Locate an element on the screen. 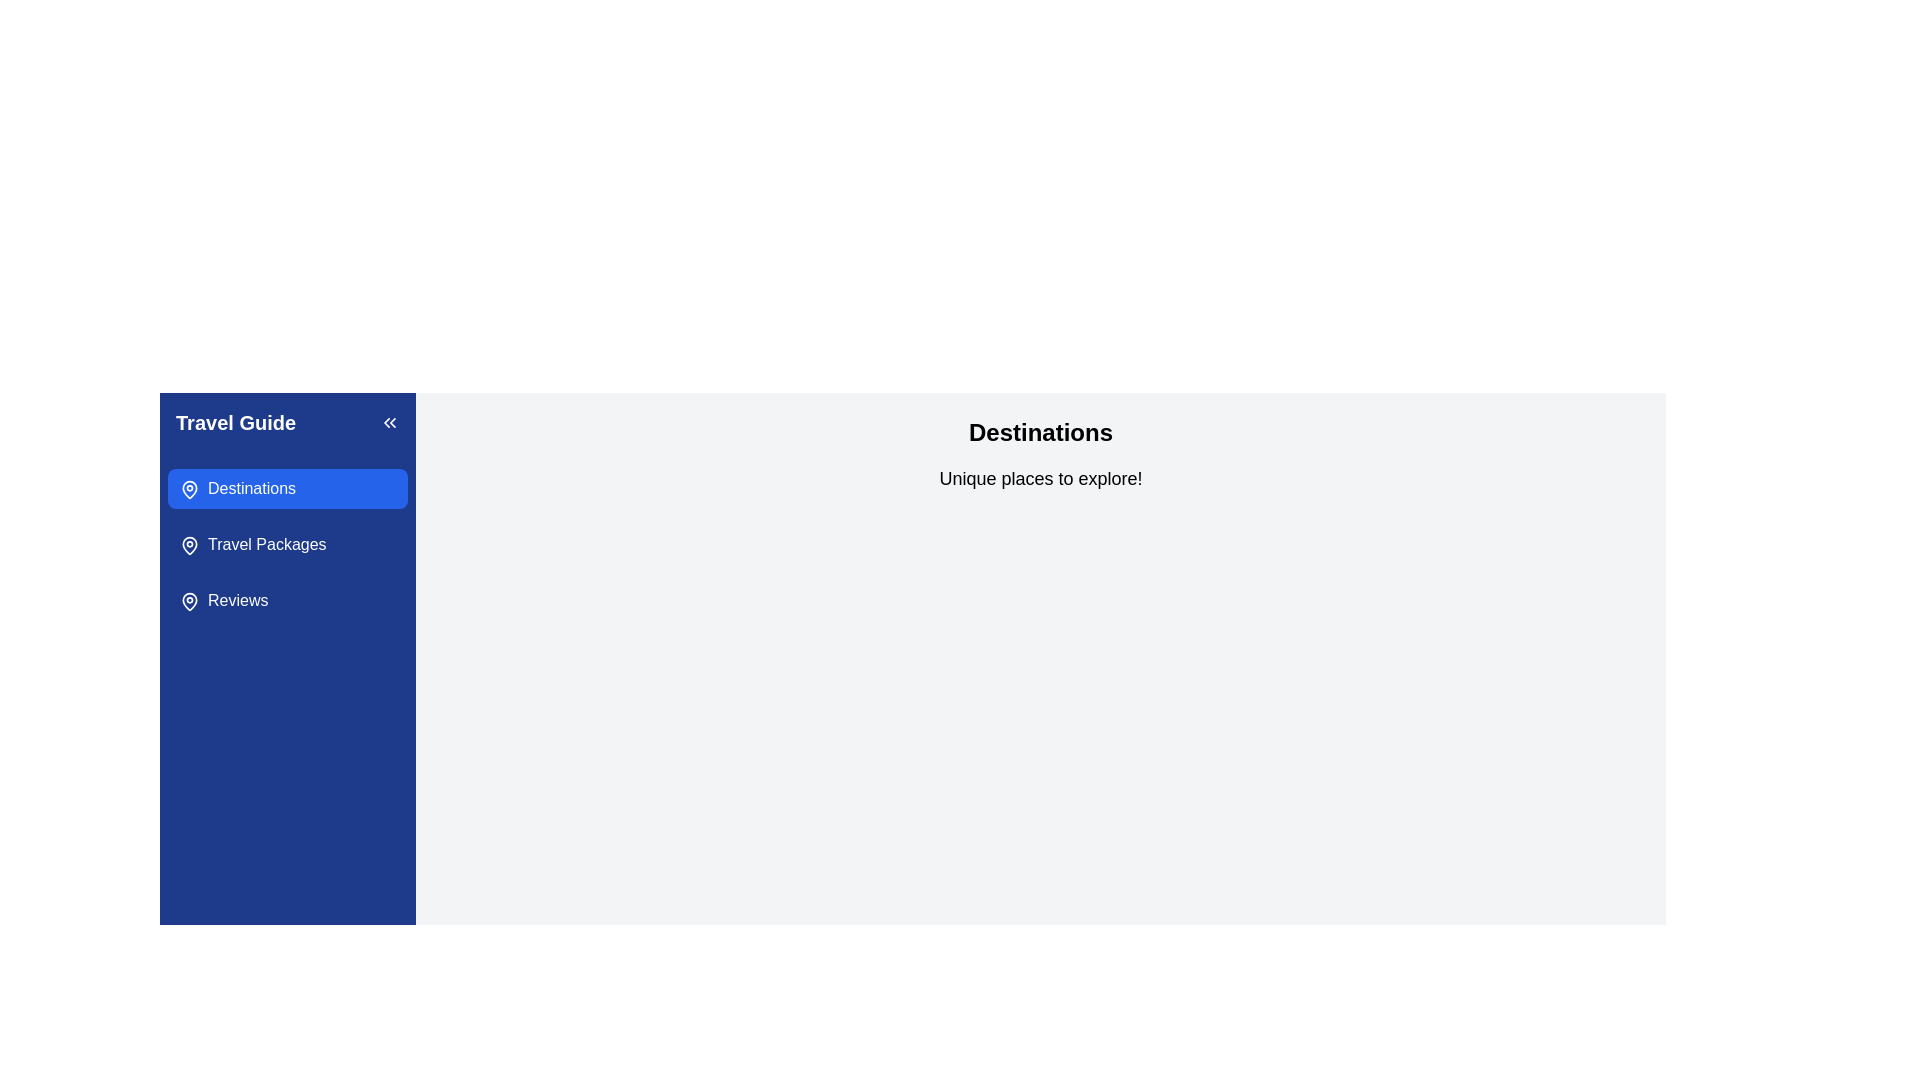  text label or hyperlink for the 'Reviews' section located in the sidebar navigation menu under 'Travel Guide', which is the third item in the vertical list is located at coordinates (238, 599).